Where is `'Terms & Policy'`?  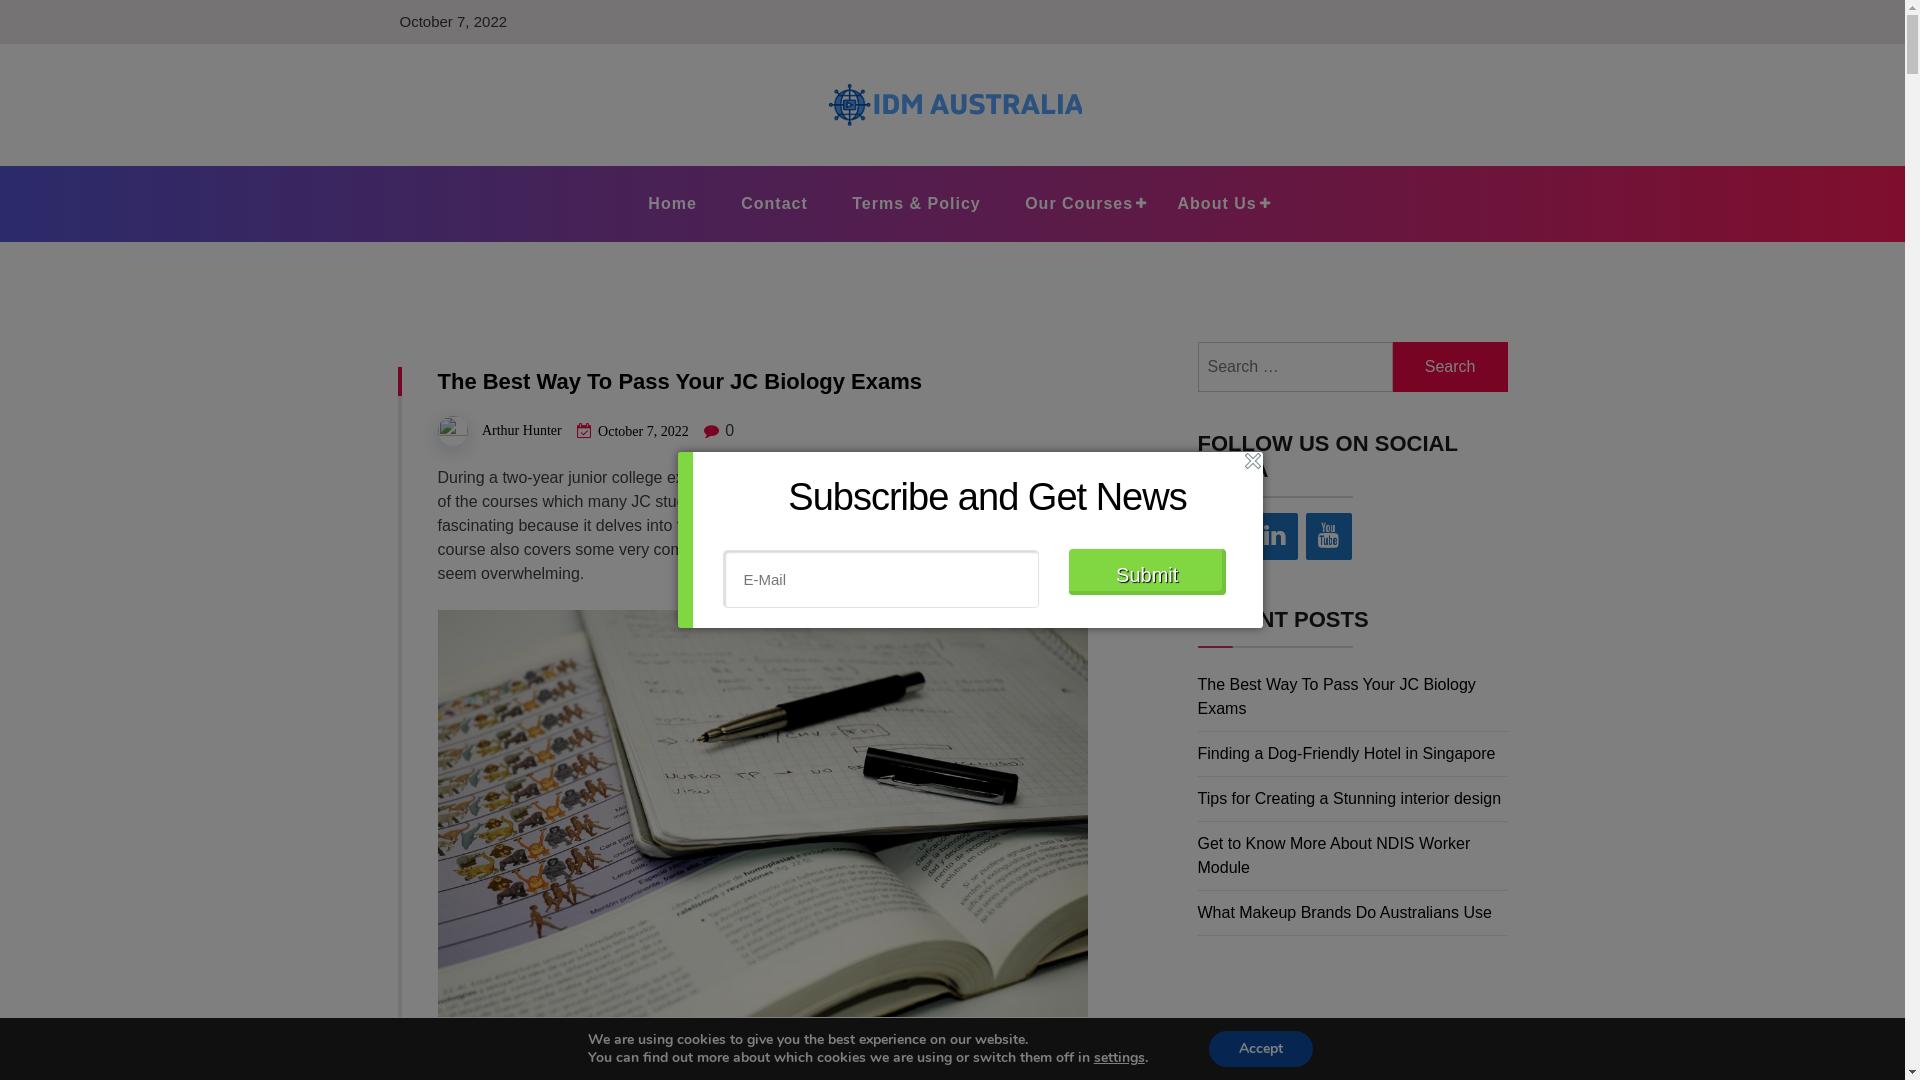
'Terms & Policy' is located at coordinates (915, 204).